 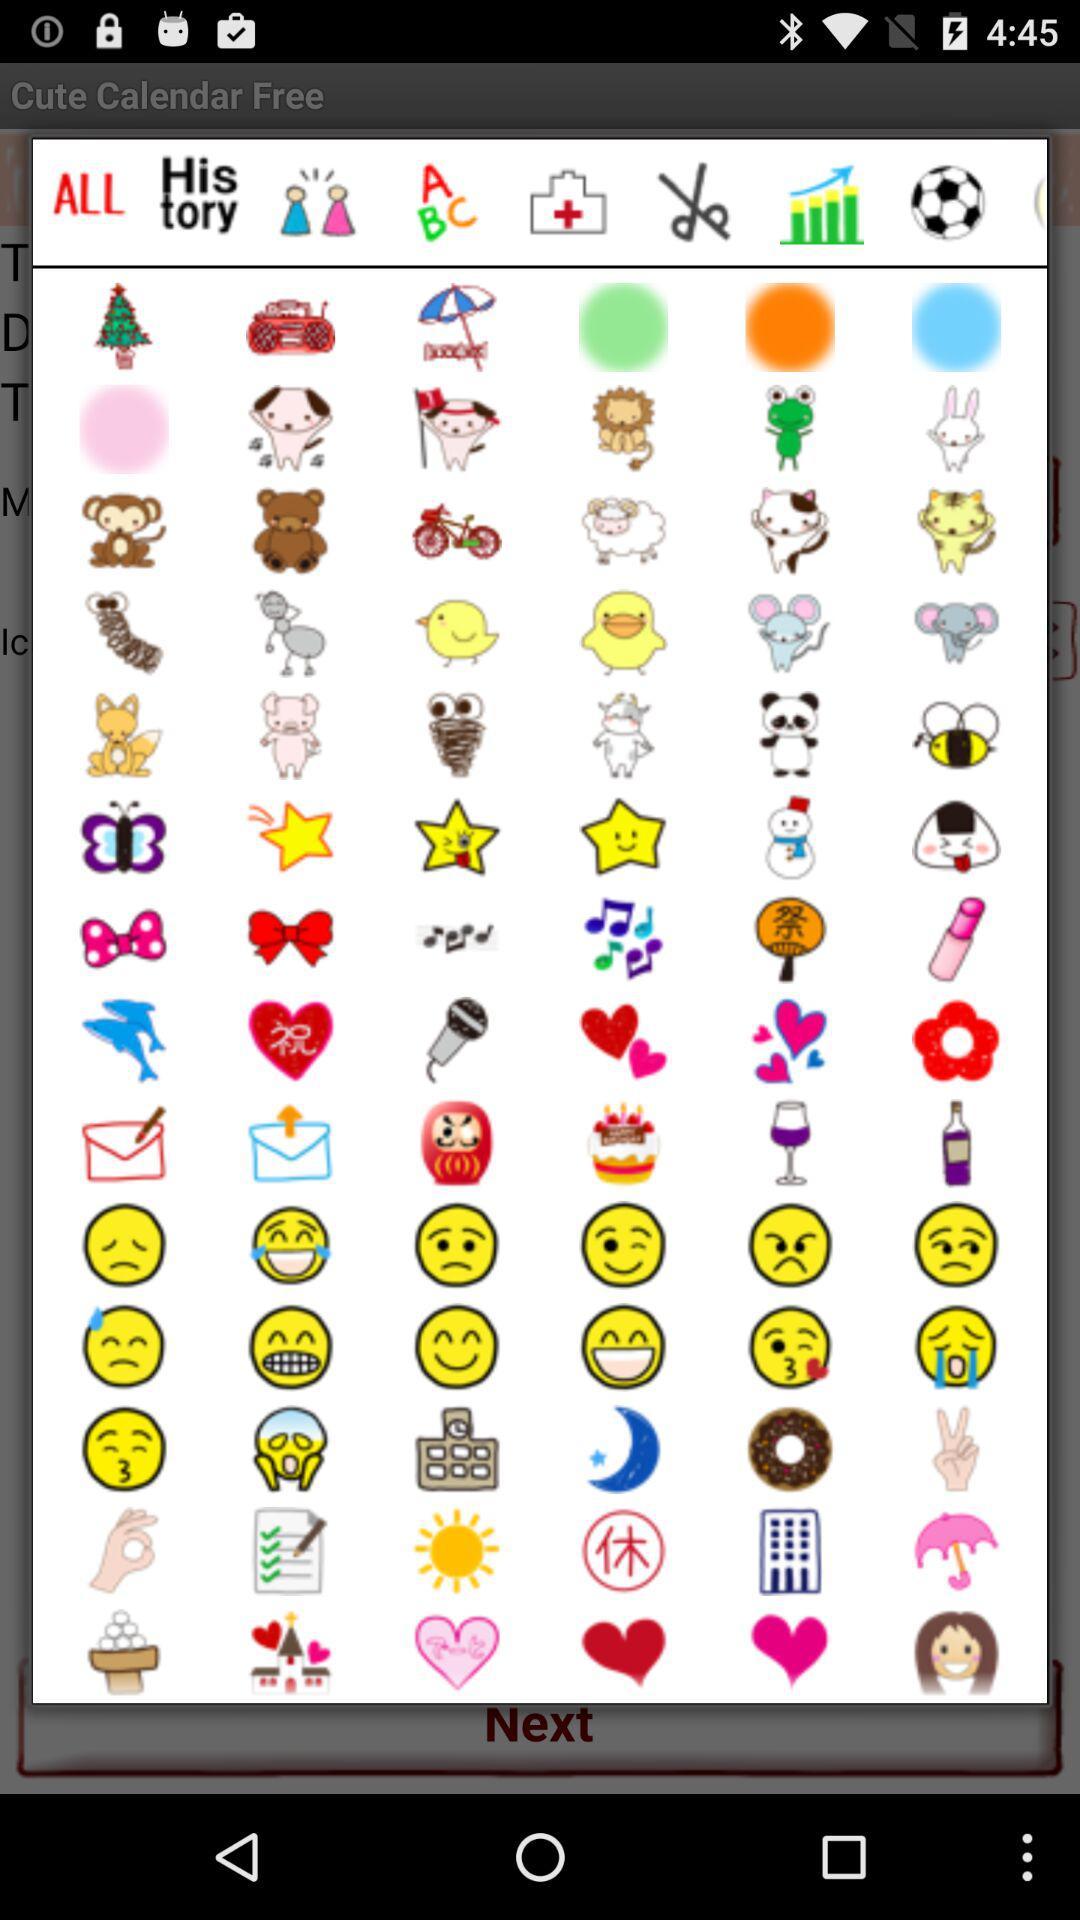 I want to click on clicks an emote, so click(x=199, y=195).